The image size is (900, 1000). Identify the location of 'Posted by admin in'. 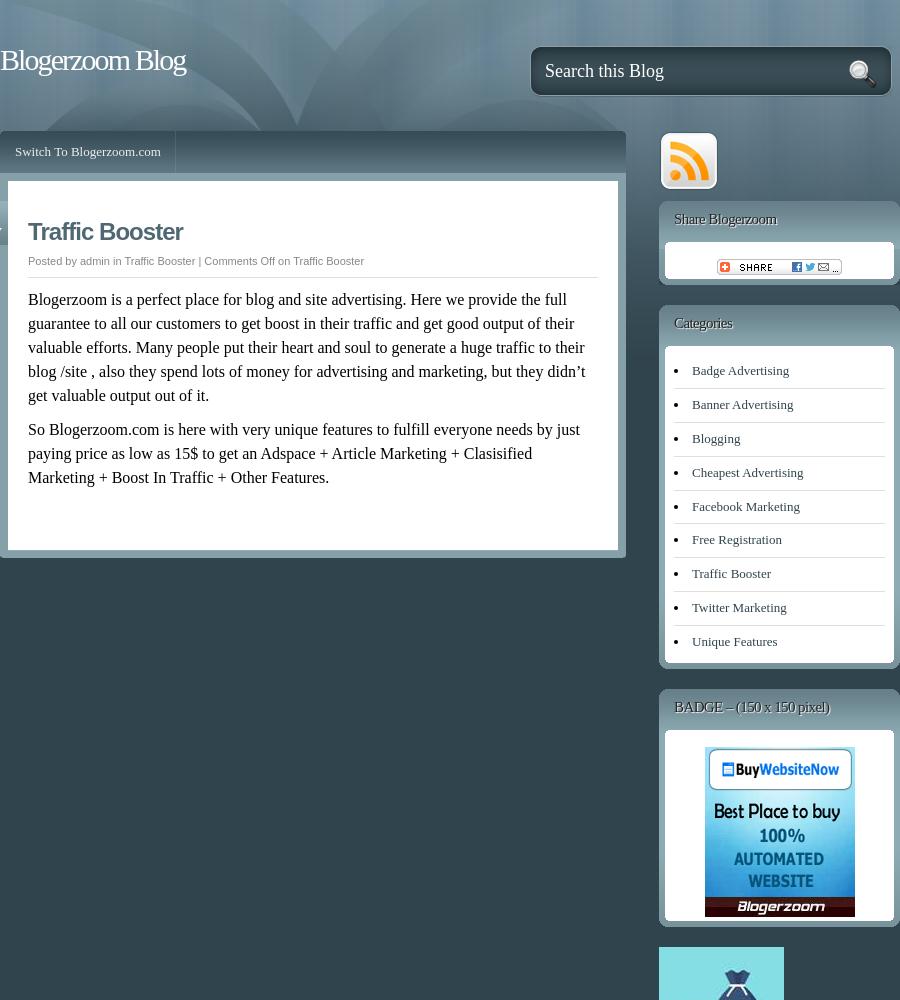
(74, 260).